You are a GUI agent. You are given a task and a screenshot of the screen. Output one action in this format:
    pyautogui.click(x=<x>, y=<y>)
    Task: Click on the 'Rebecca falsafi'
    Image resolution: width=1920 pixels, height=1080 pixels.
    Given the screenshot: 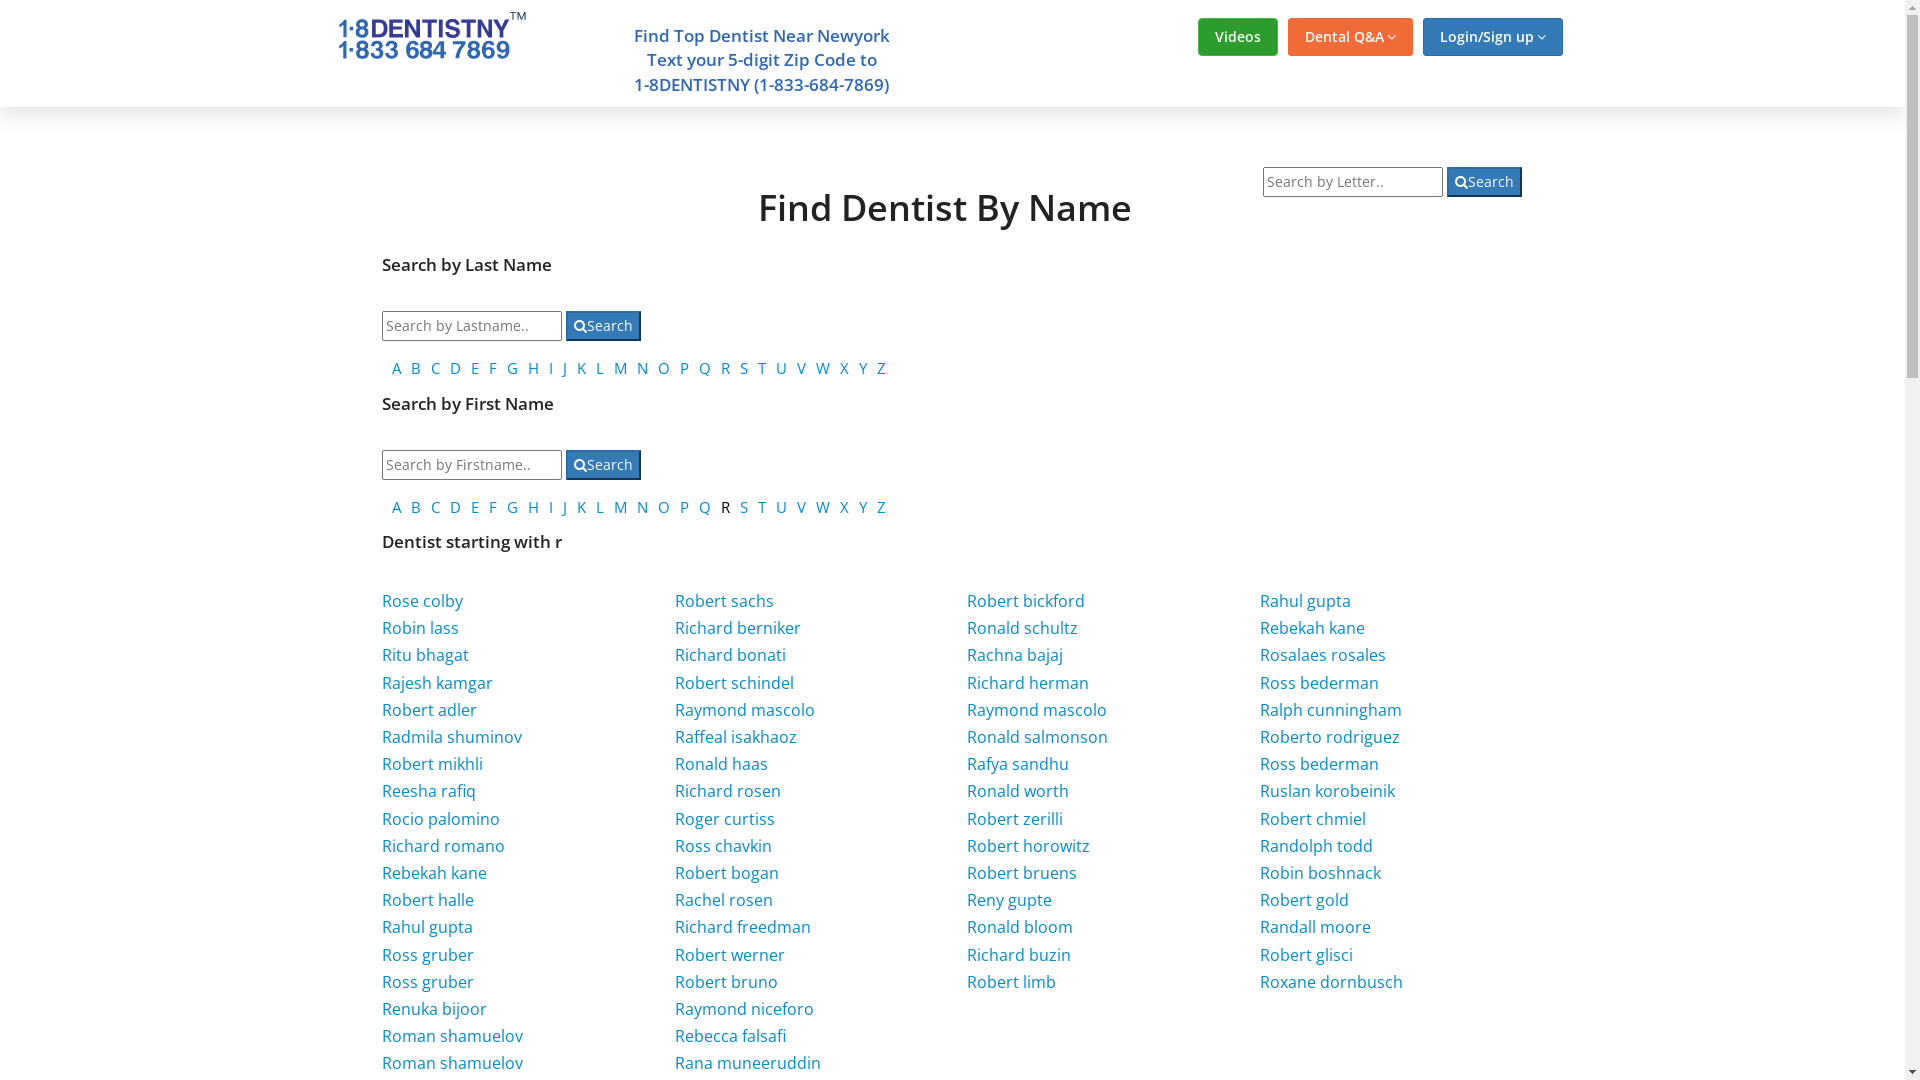 What is the action you would take?
    pyautogui.click(x=729, y=1035)
    